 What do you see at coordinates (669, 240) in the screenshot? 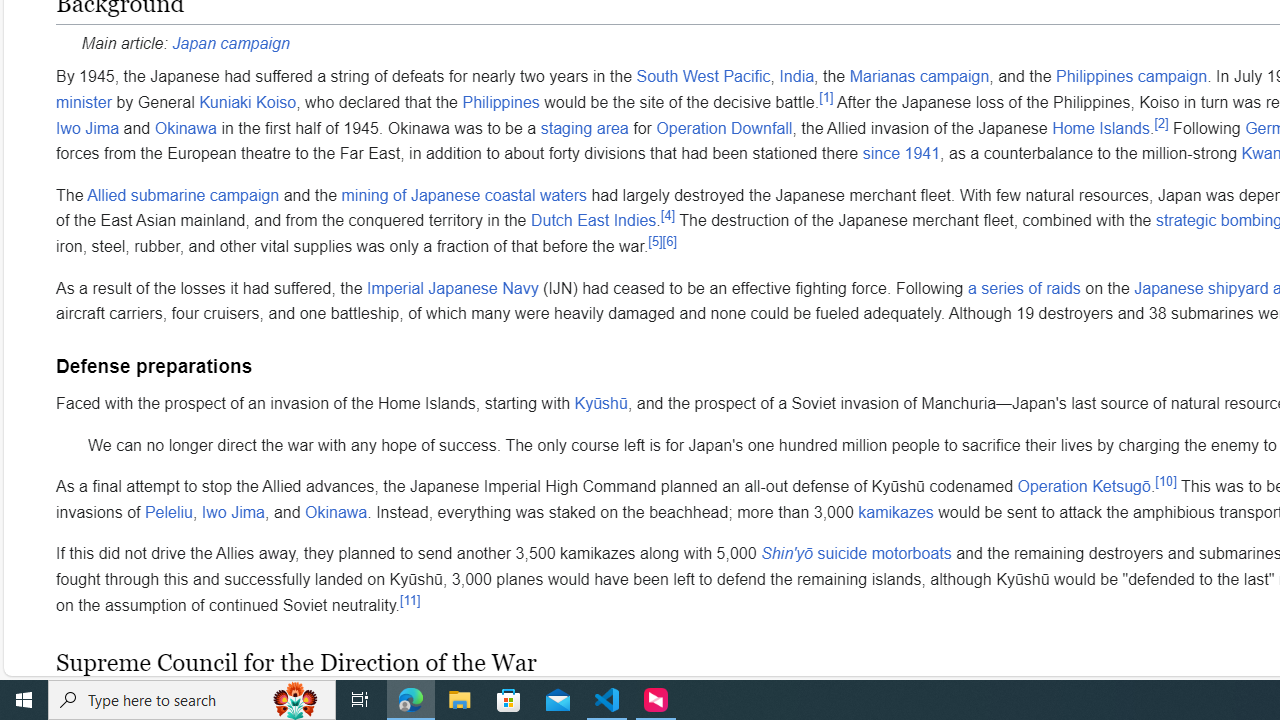
I see `'[6]'` at bounding box center [669, 240].